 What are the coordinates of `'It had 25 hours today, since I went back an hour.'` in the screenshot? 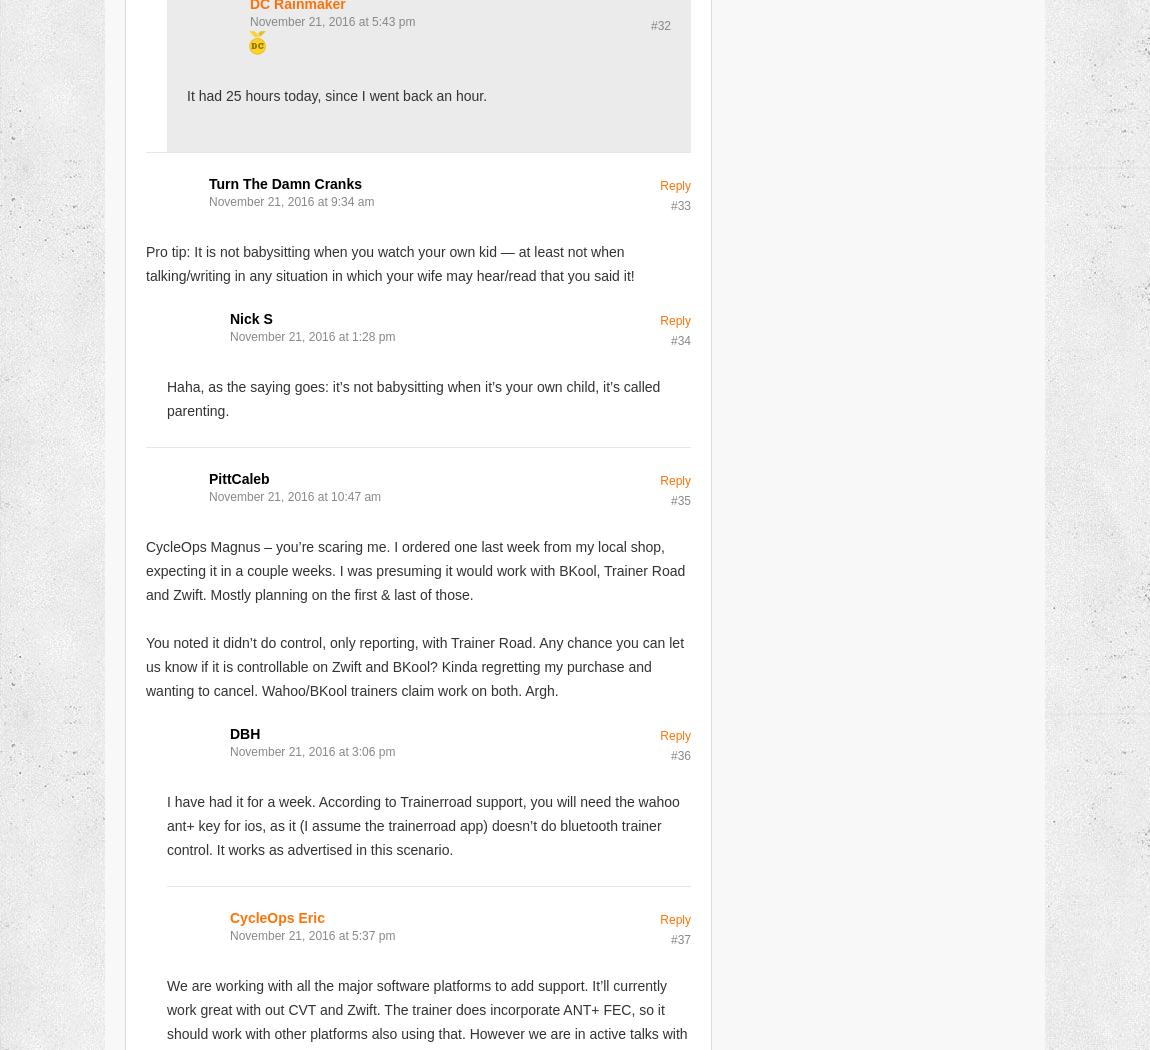 It's located at (336, 95).